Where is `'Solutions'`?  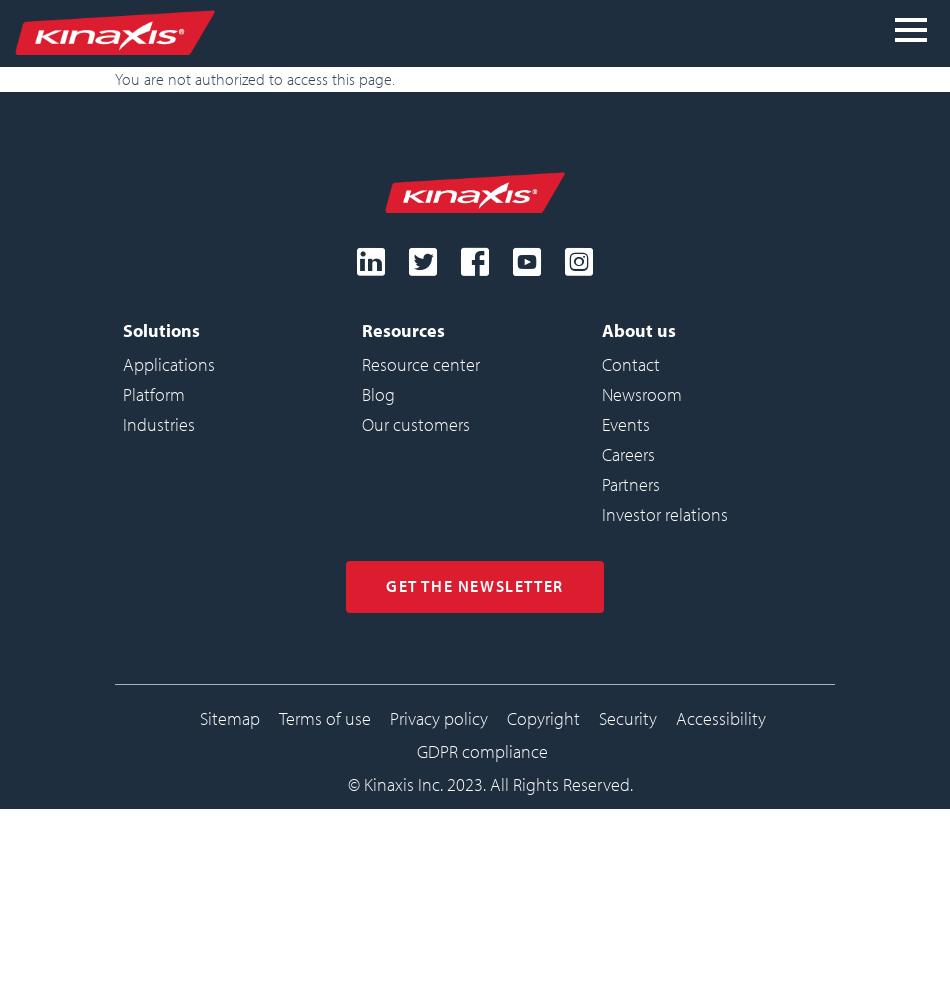 'Solutions' is located at coordinates (160, 328).